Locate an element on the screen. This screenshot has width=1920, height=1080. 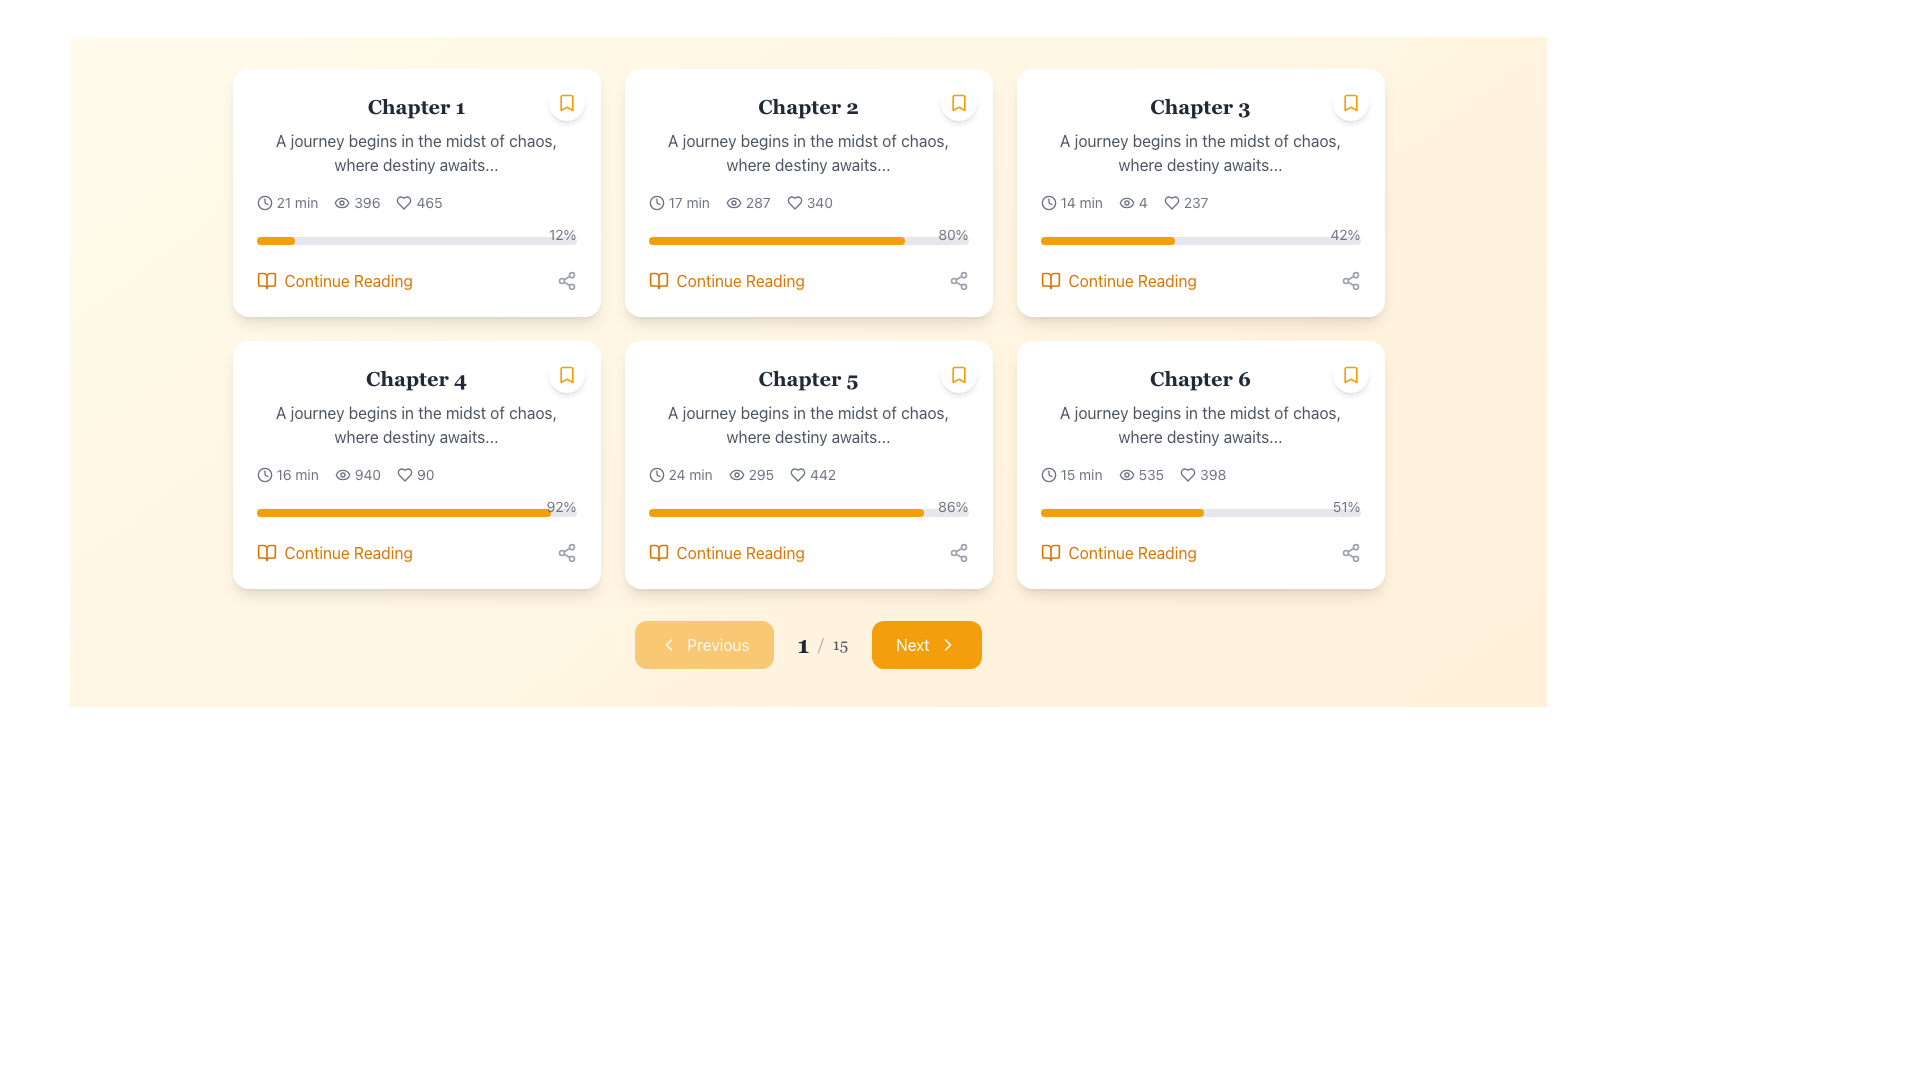
the central circle of the clock icon in the 'Chapter 6' card, located in the bottom-right corner of the grid layout is located at coordinates (1047, 474).